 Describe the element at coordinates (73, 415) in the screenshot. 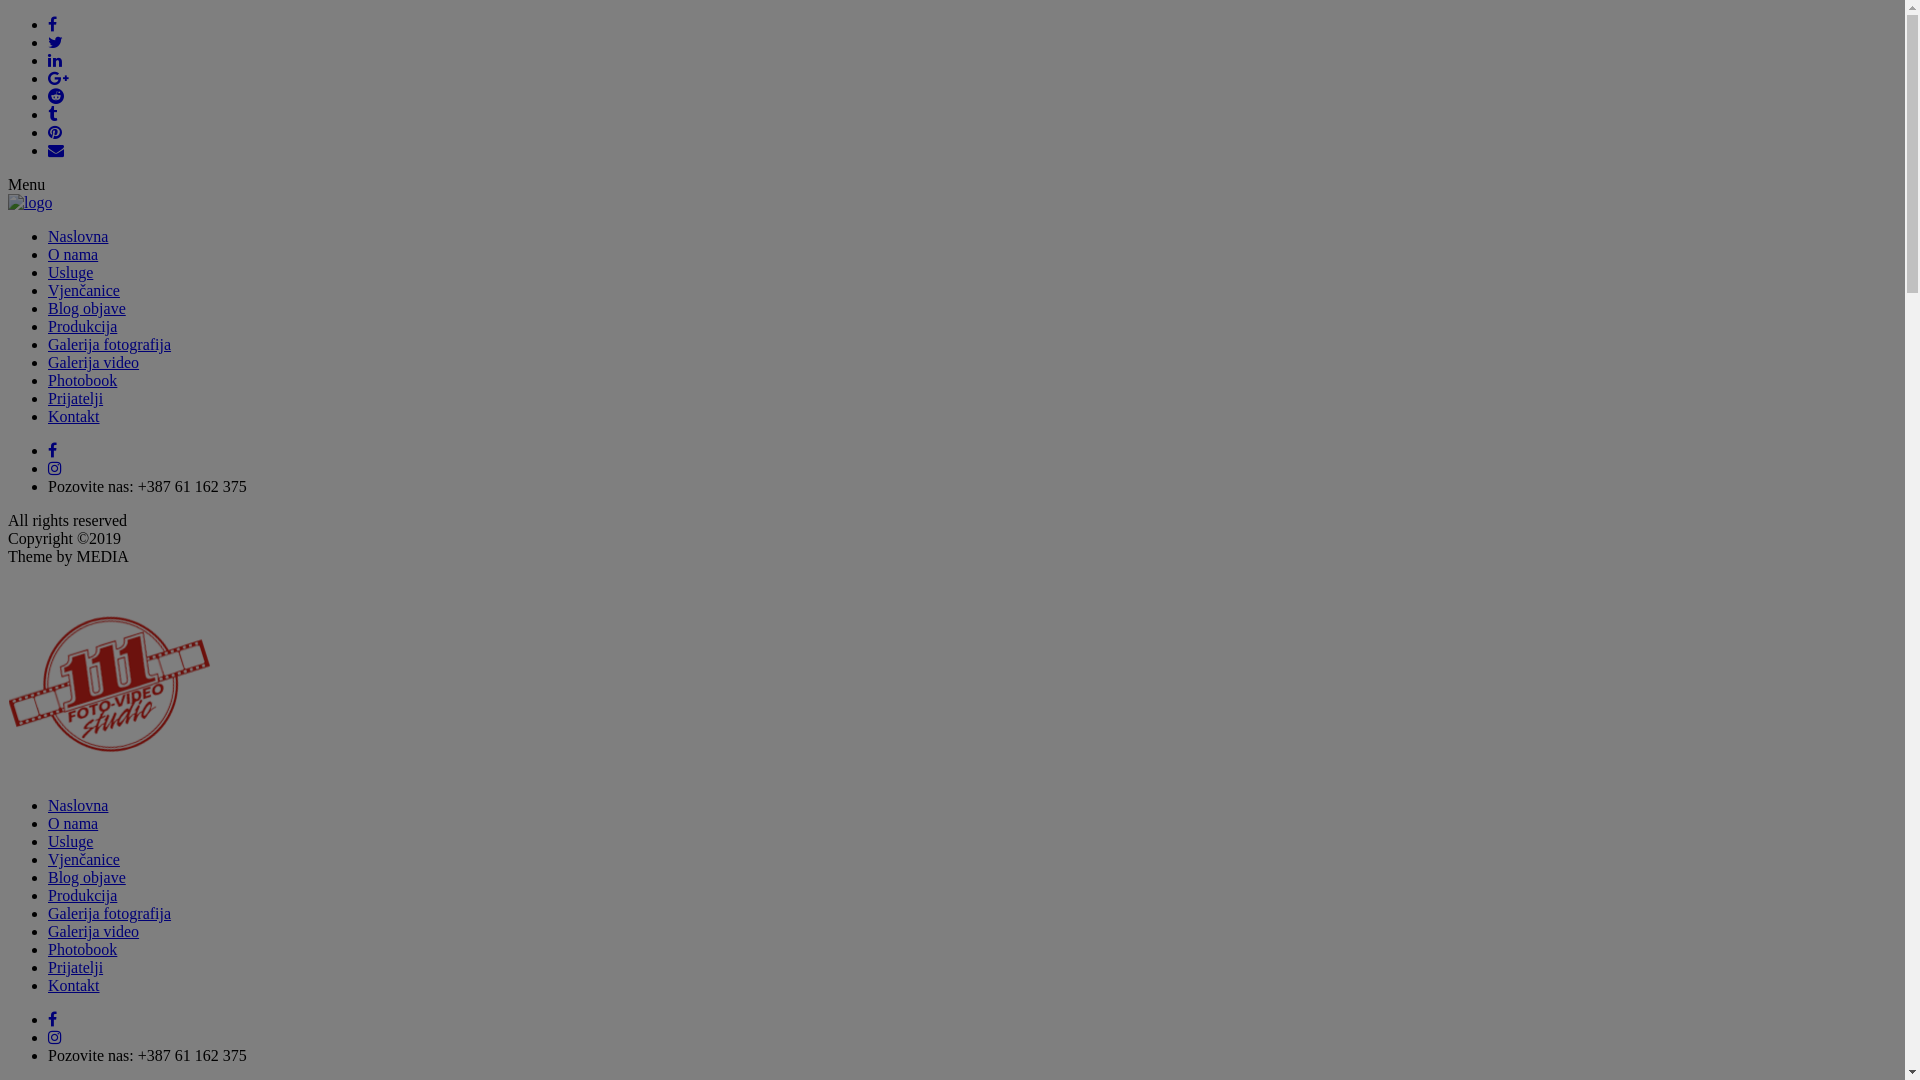

I see `'Kontakt'` at that location.